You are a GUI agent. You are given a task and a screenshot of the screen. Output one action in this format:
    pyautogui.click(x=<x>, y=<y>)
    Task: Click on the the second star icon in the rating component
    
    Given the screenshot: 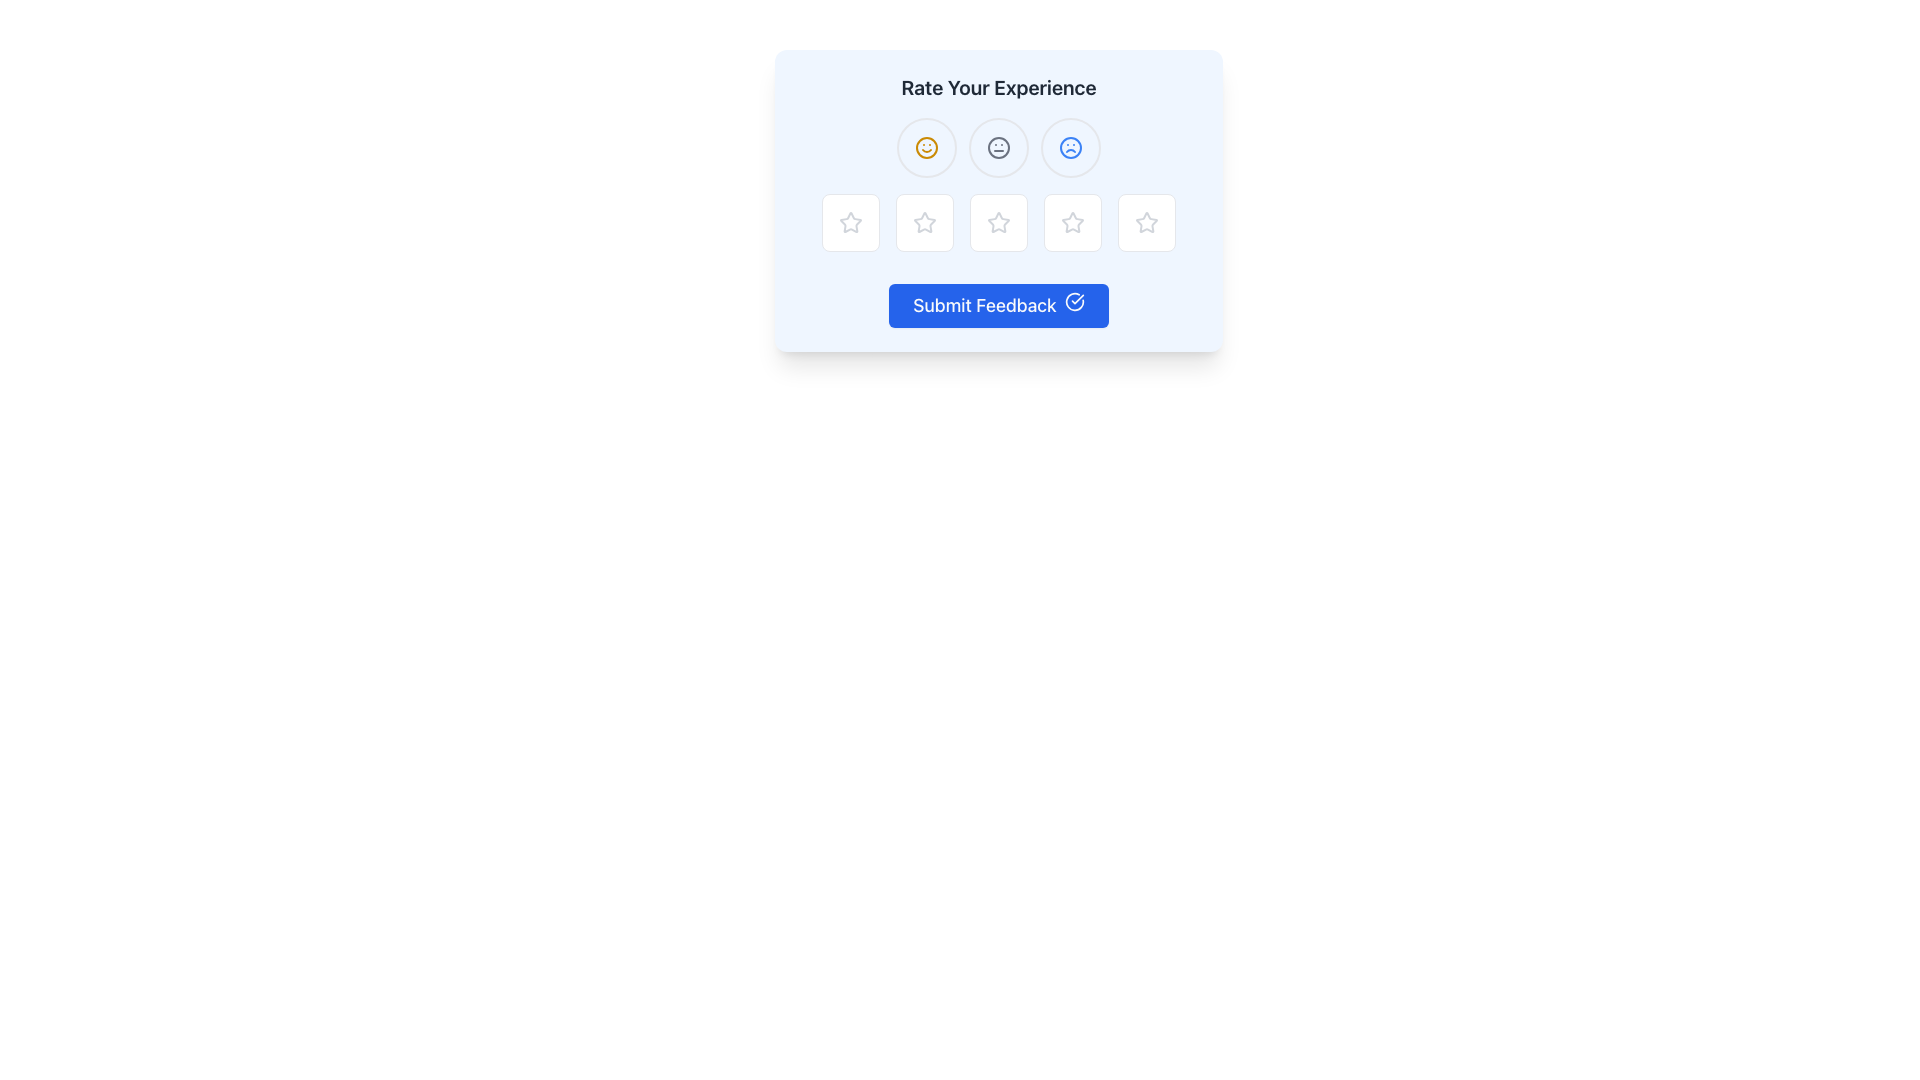 What is the action you would take?
    pyautogui.click(x=924, y=223)
    